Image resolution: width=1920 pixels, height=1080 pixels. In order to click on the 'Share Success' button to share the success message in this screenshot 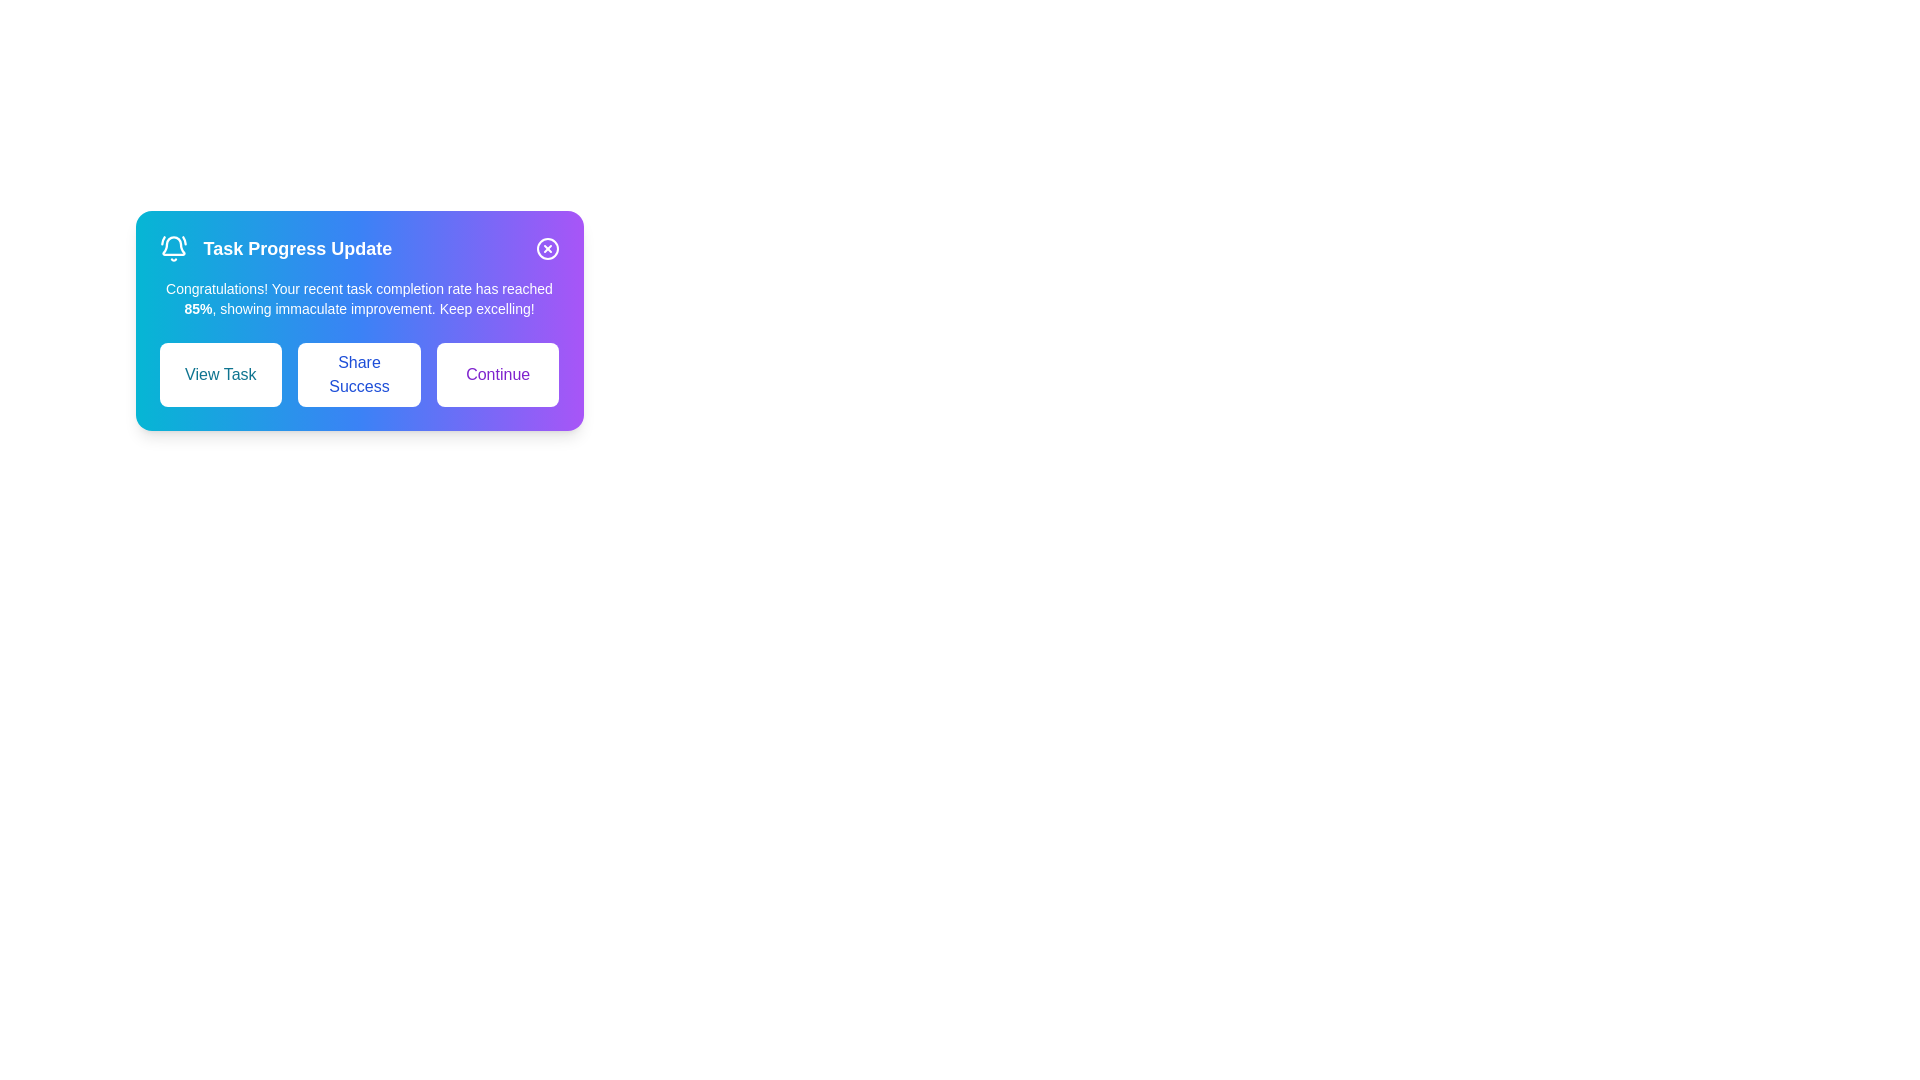, I will do `click(359, 374)`.